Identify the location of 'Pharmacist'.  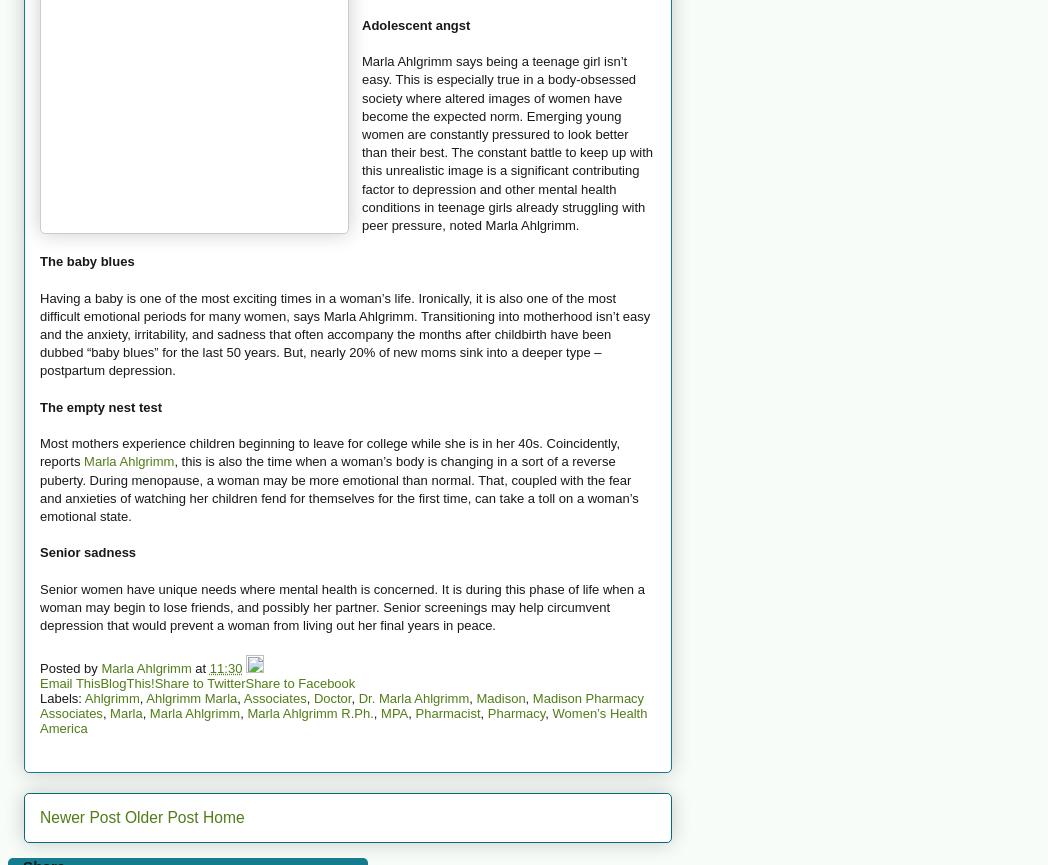
(446, 712).